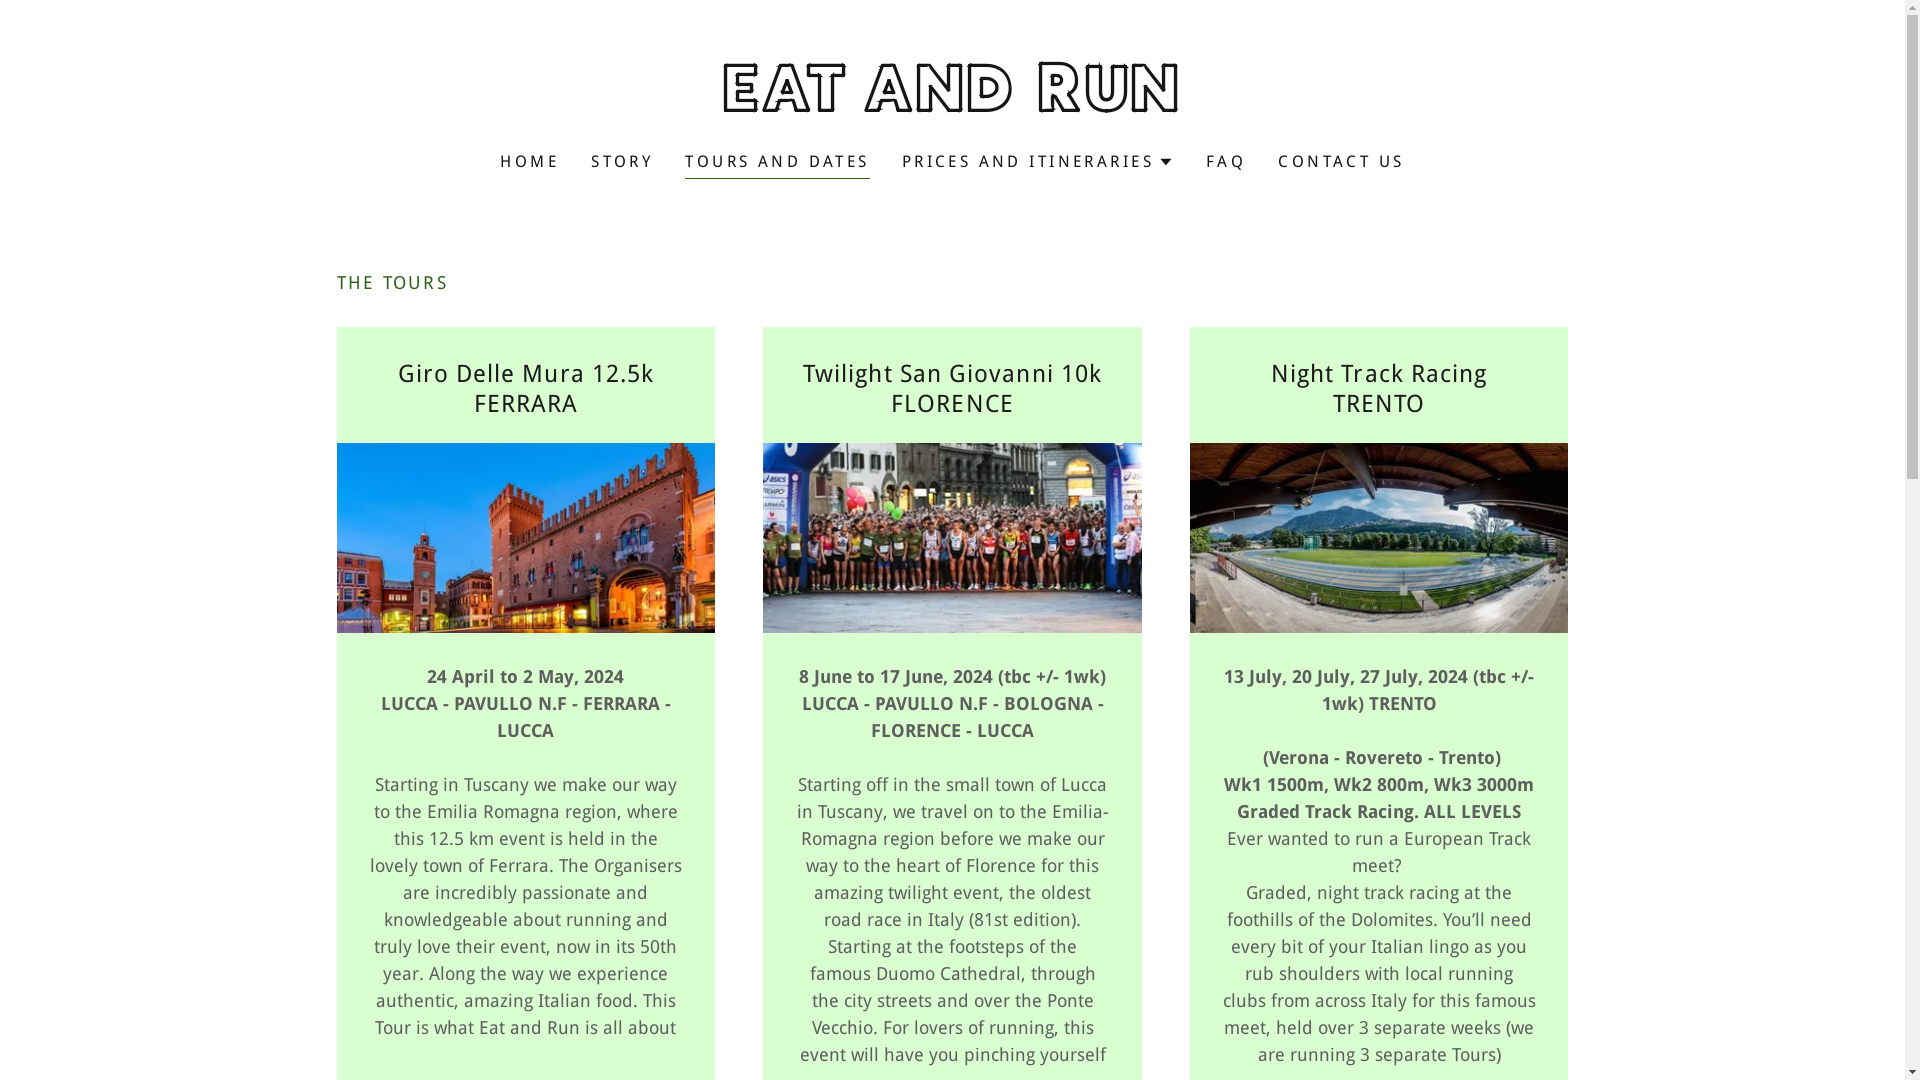 This screenshot has height=1080, width=1920. What do you see at coordinates (1224, 161) in the screenshot?
I see `'FAQ'` at bounding box center [1224, 161].